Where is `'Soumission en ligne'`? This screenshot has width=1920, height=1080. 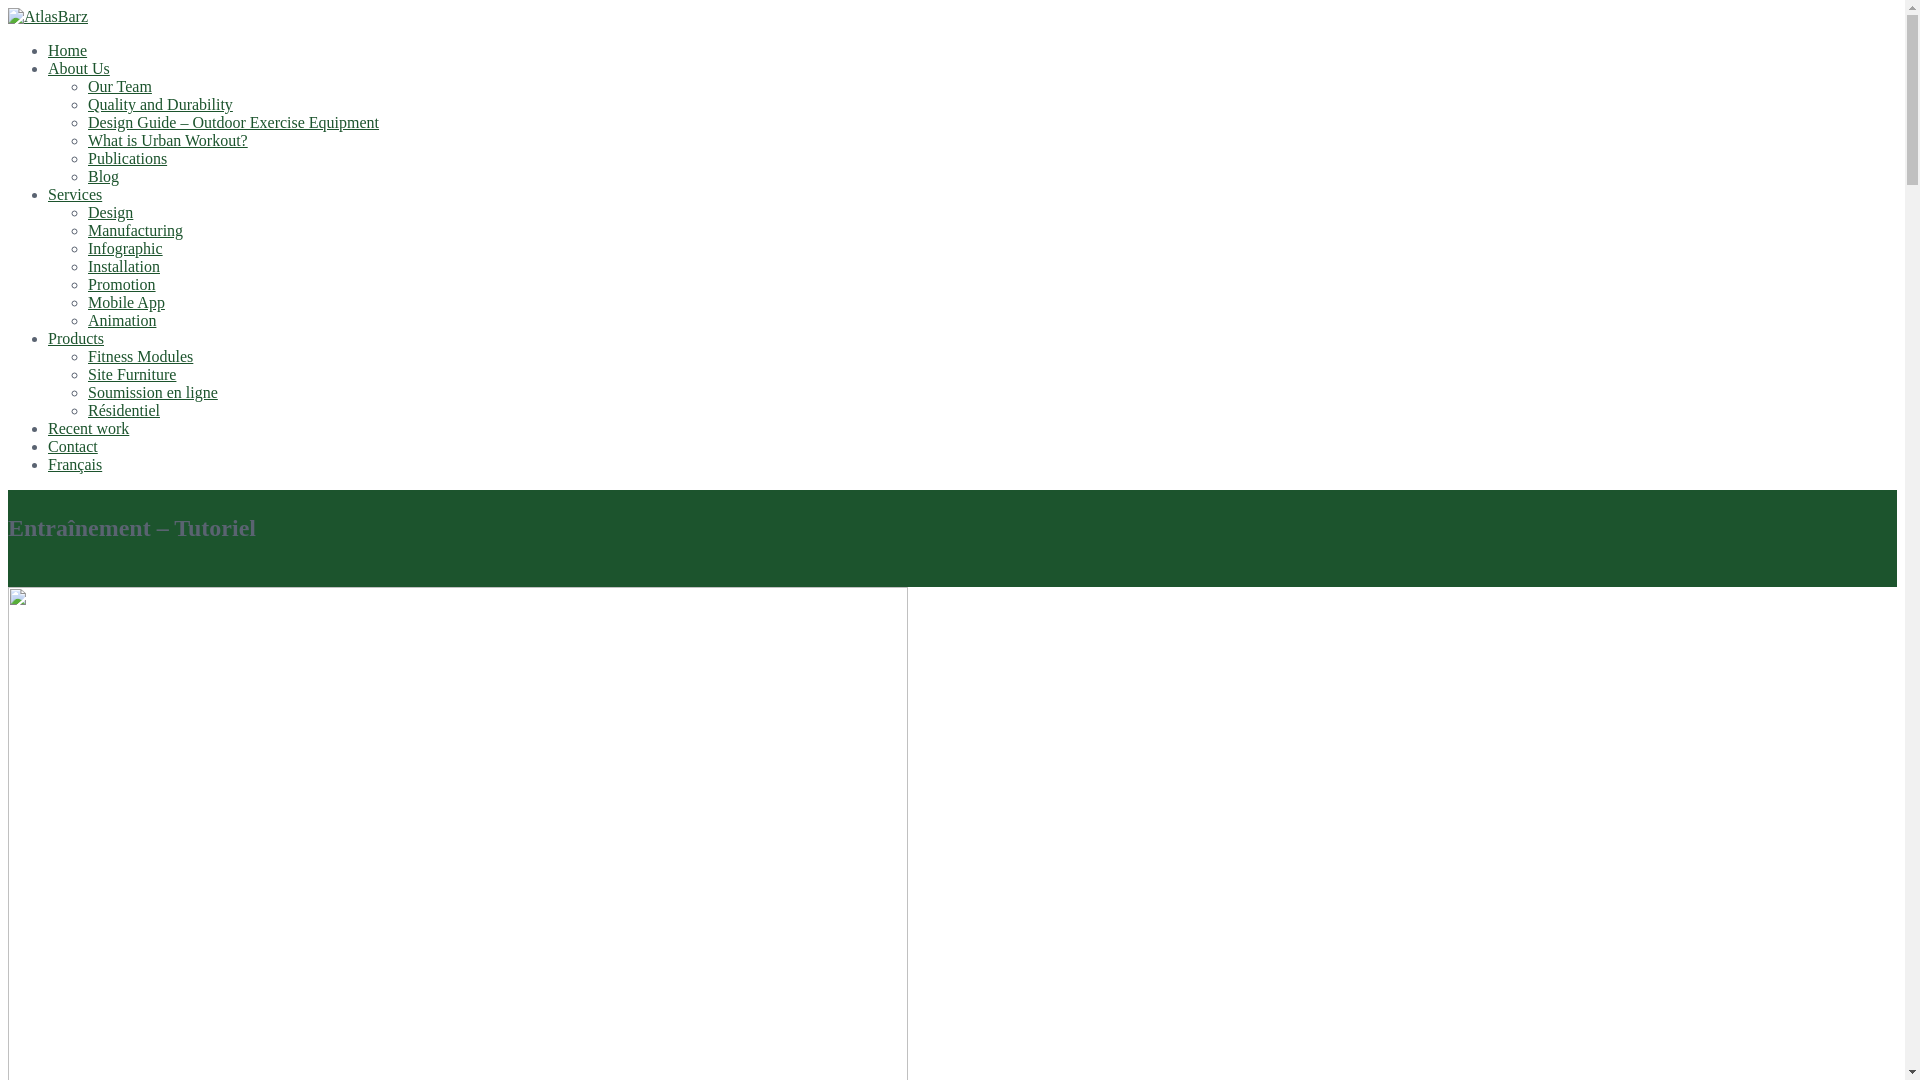
'Soumission en ligne' is located at coordinates (86, 392).